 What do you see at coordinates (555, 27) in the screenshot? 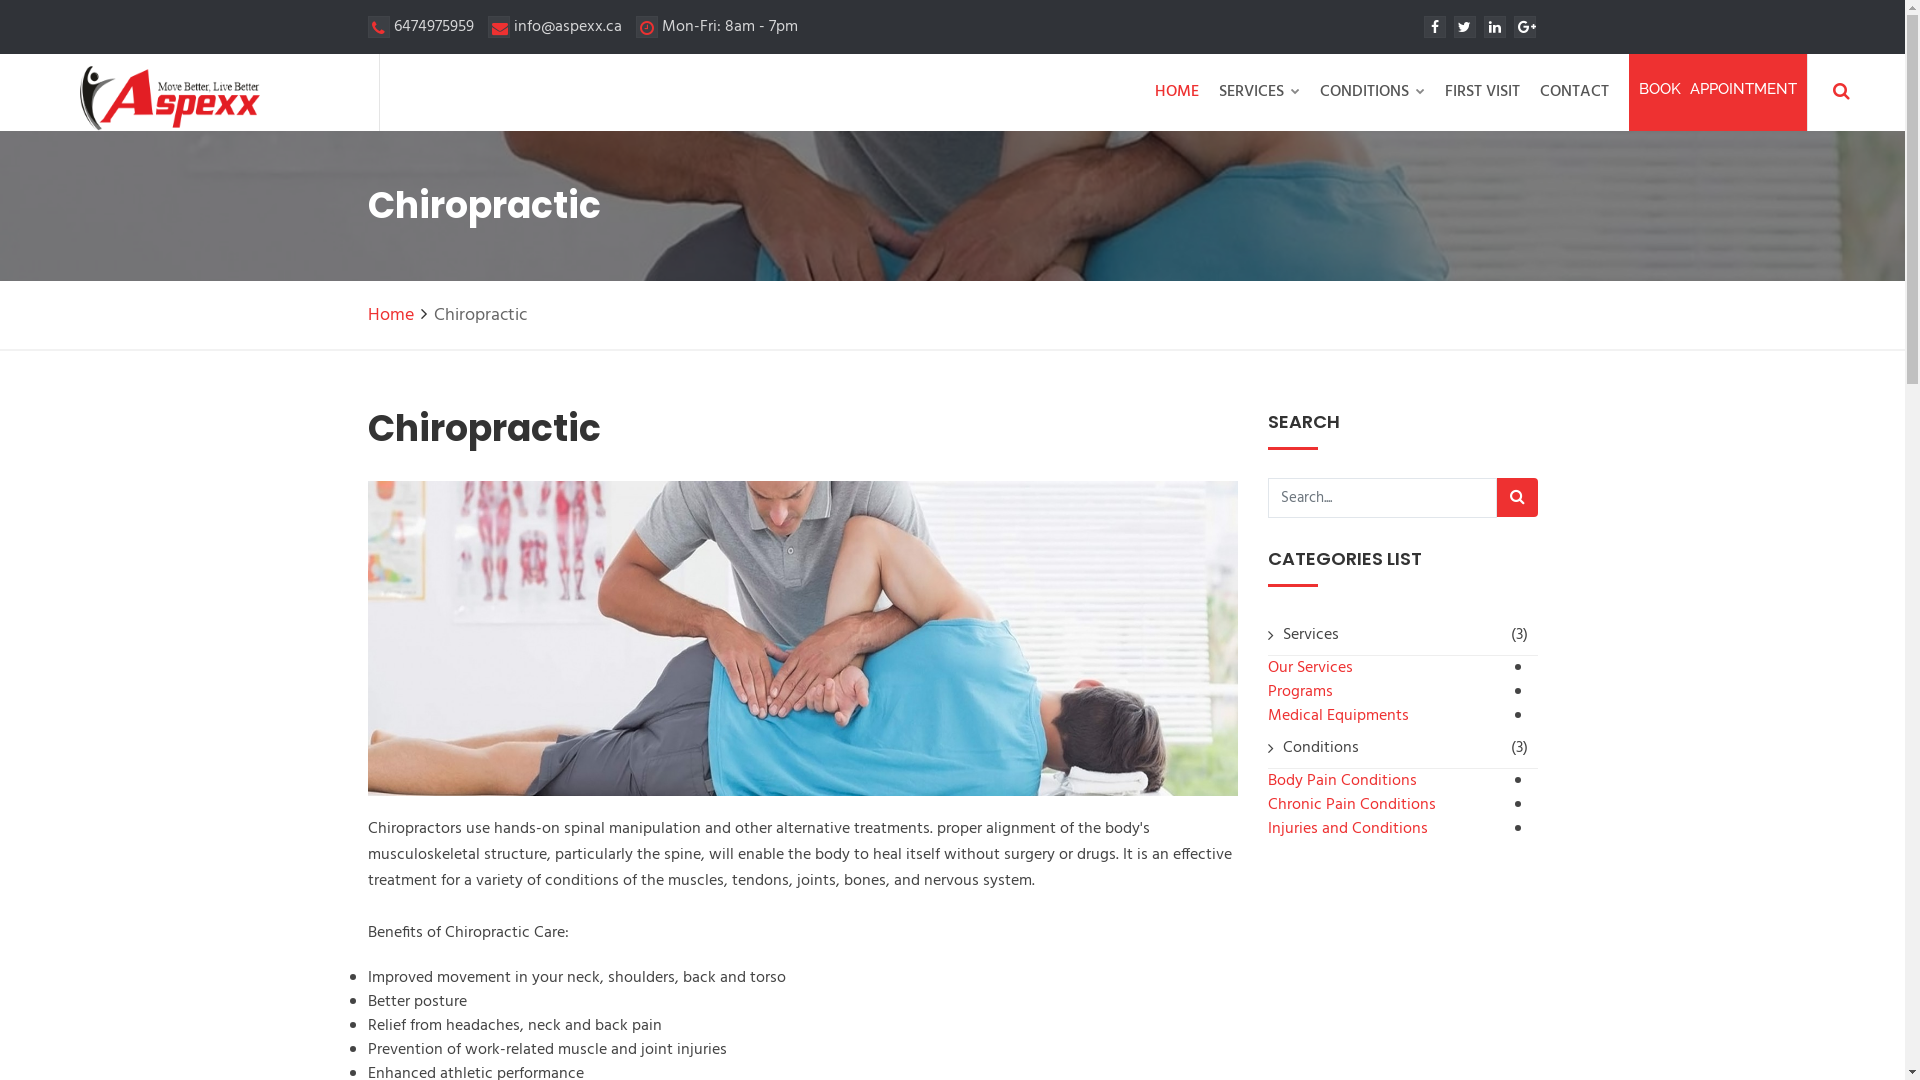
I see `'info@aspexx.ca'` at bounding box center [555, 27].